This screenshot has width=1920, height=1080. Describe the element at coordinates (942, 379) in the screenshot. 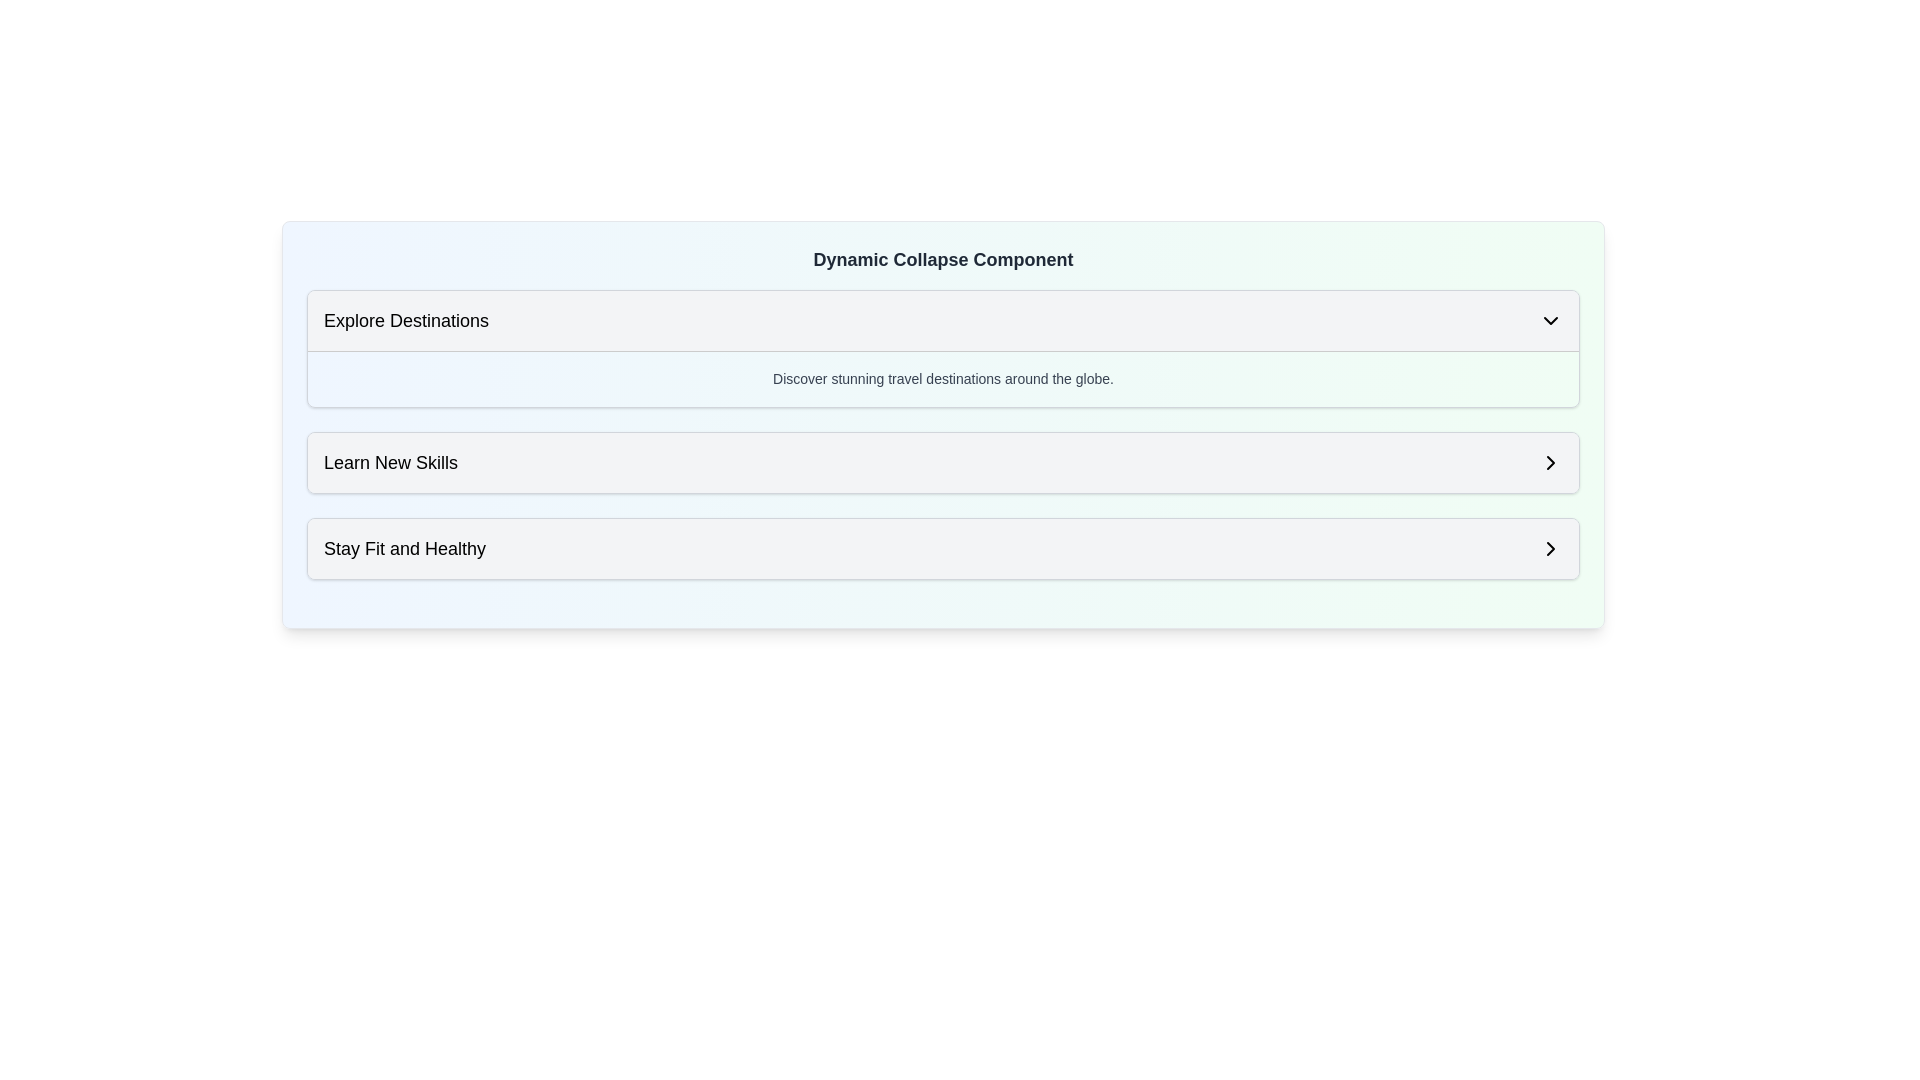

I see `text content of the static text label displaying 'Discover stunning travel destinations around the globe.' located in the expanded panel under the 'Explore Destinations' accordion section` at that location.